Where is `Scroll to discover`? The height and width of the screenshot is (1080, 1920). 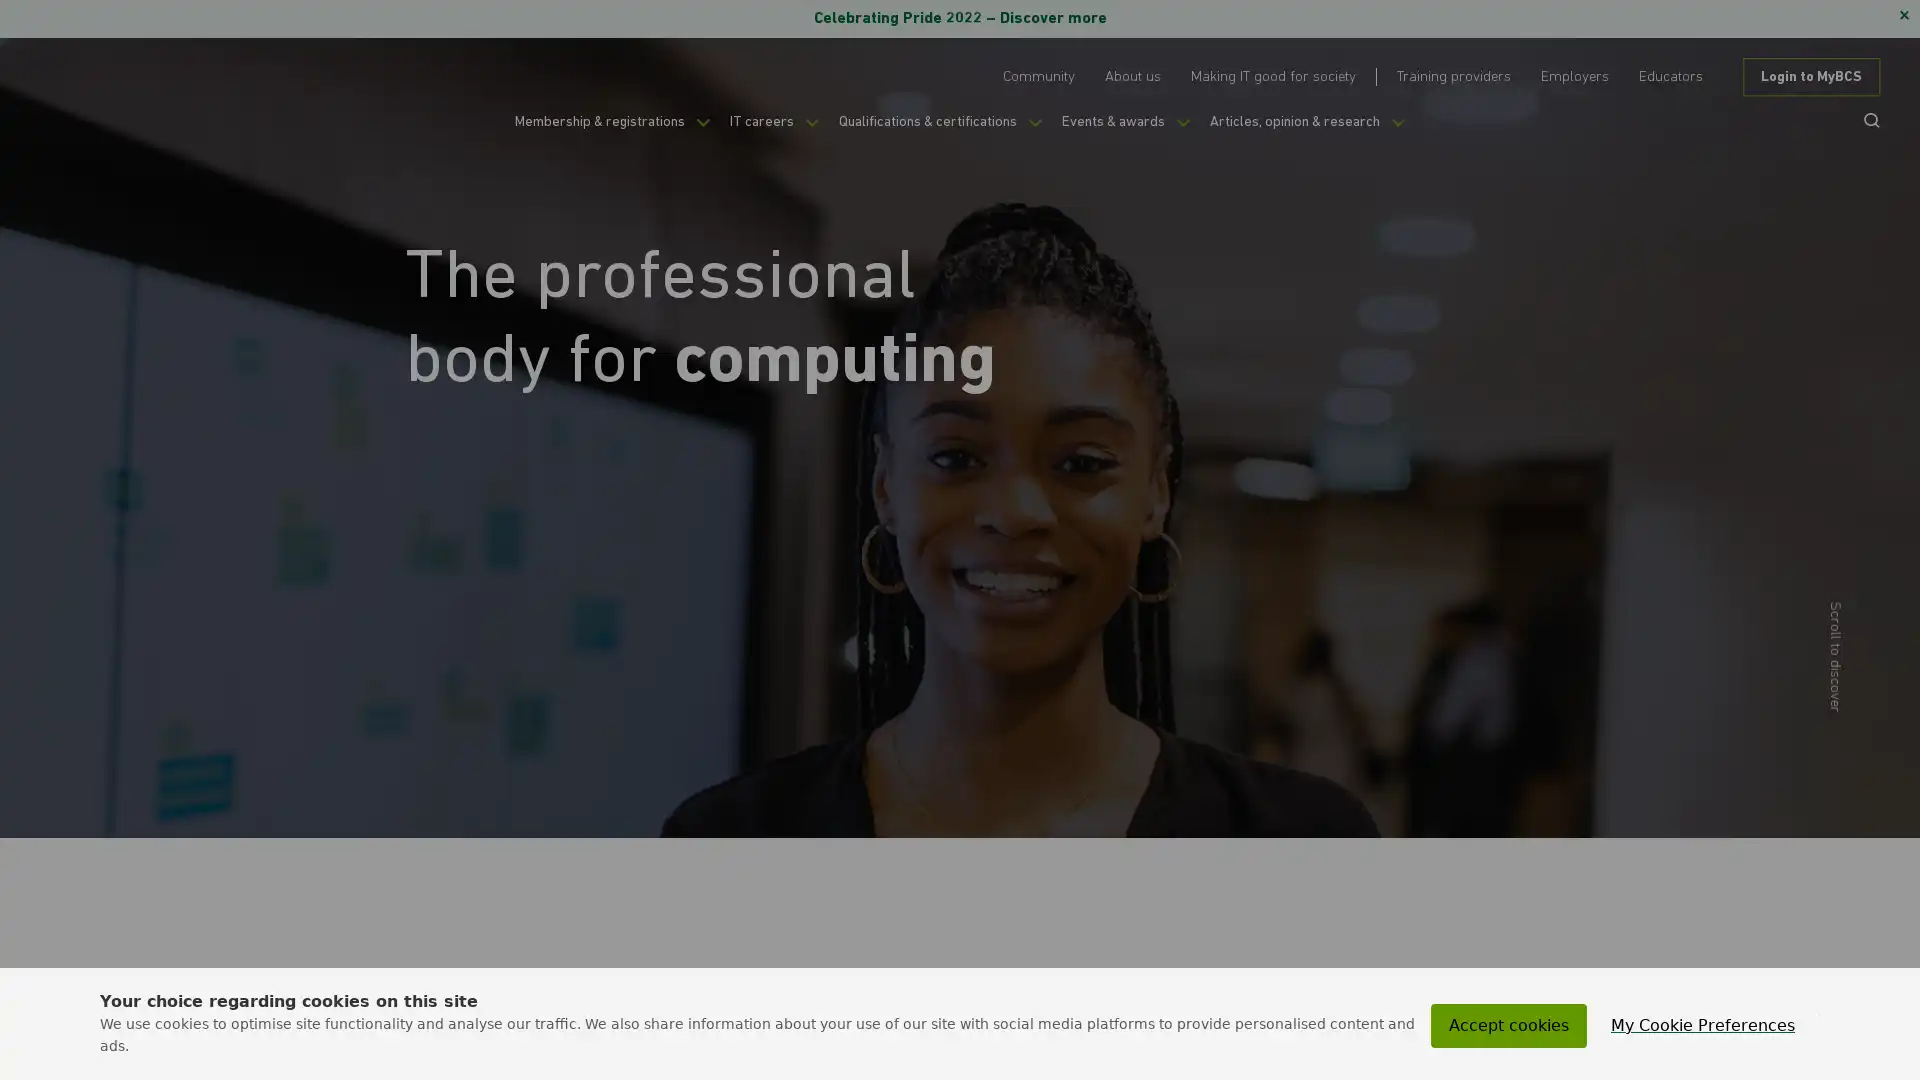 Scroll to discover is located at coordinates (1434, 655).